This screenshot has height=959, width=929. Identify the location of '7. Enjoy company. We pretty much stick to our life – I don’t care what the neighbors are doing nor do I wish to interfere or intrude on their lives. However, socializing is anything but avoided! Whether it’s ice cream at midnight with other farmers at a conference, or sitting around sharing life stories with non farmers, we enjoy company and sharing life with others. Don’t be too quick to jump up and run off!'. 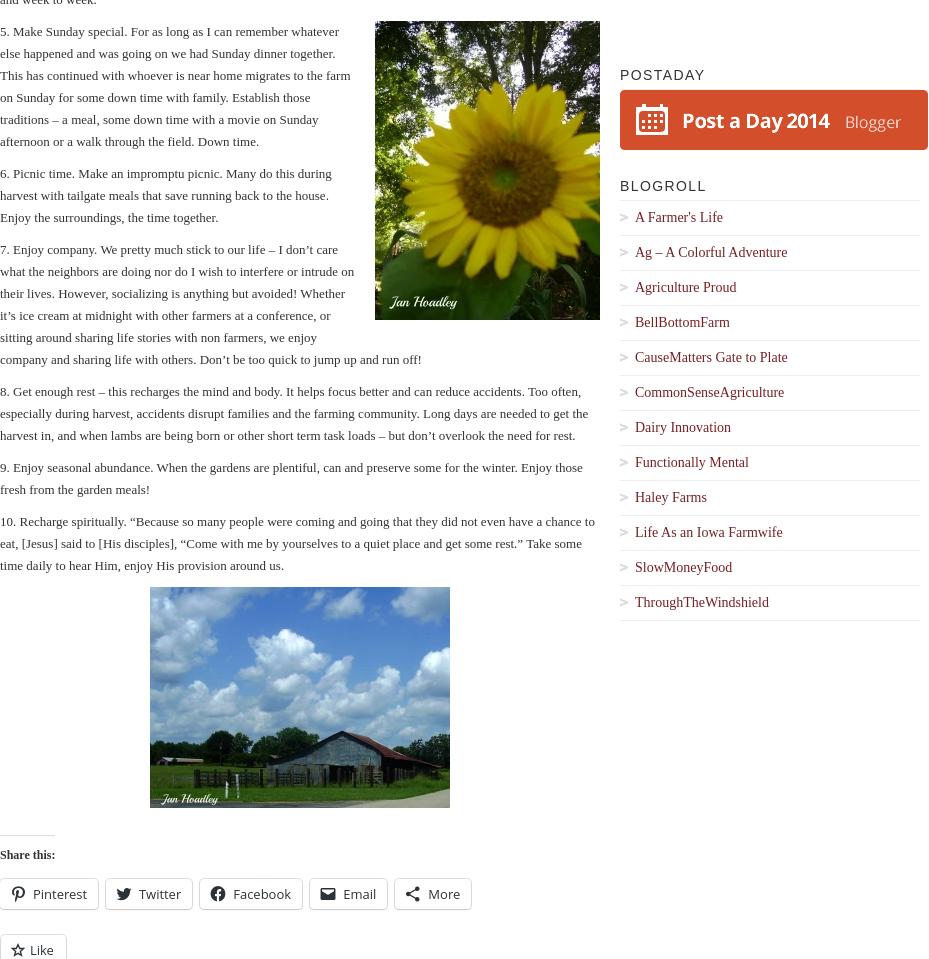
(209, 303).